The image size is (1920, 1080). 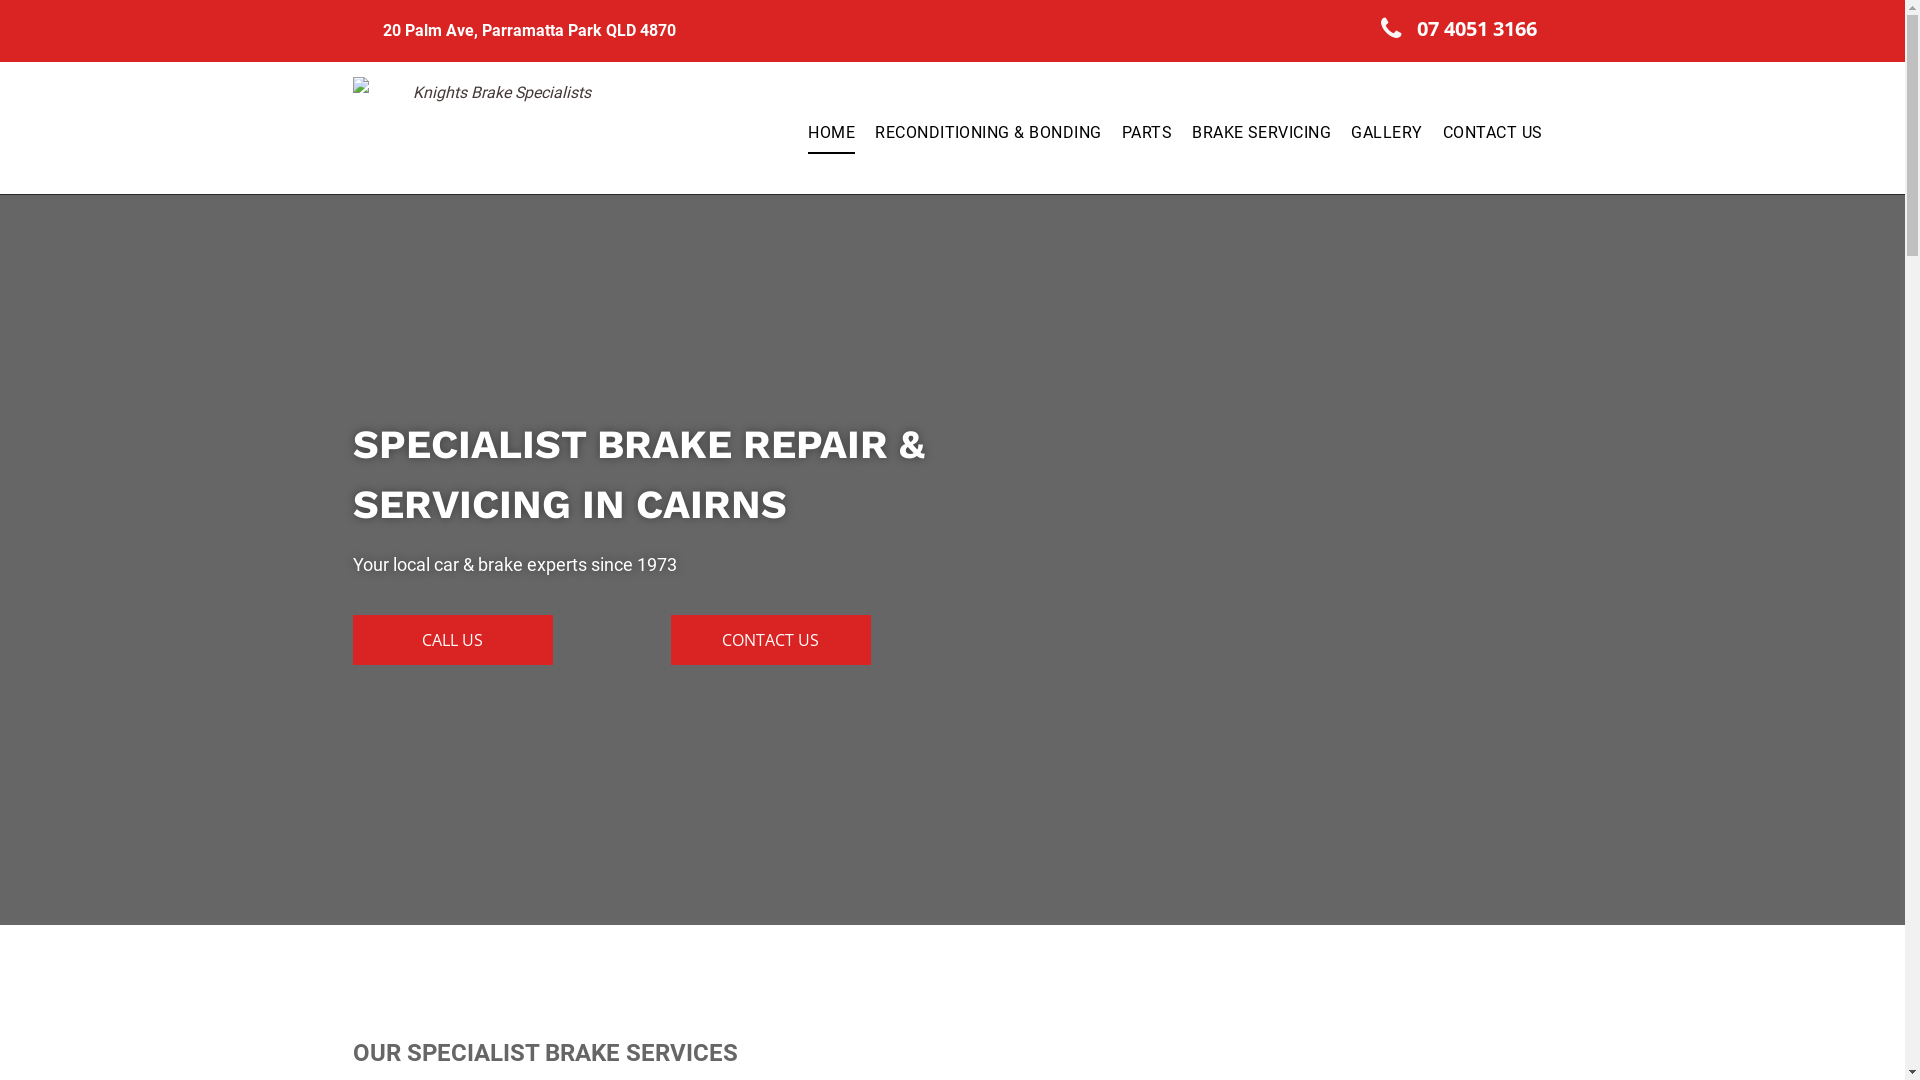 I want to click on 'CALL US', so click(x=351, y=640).